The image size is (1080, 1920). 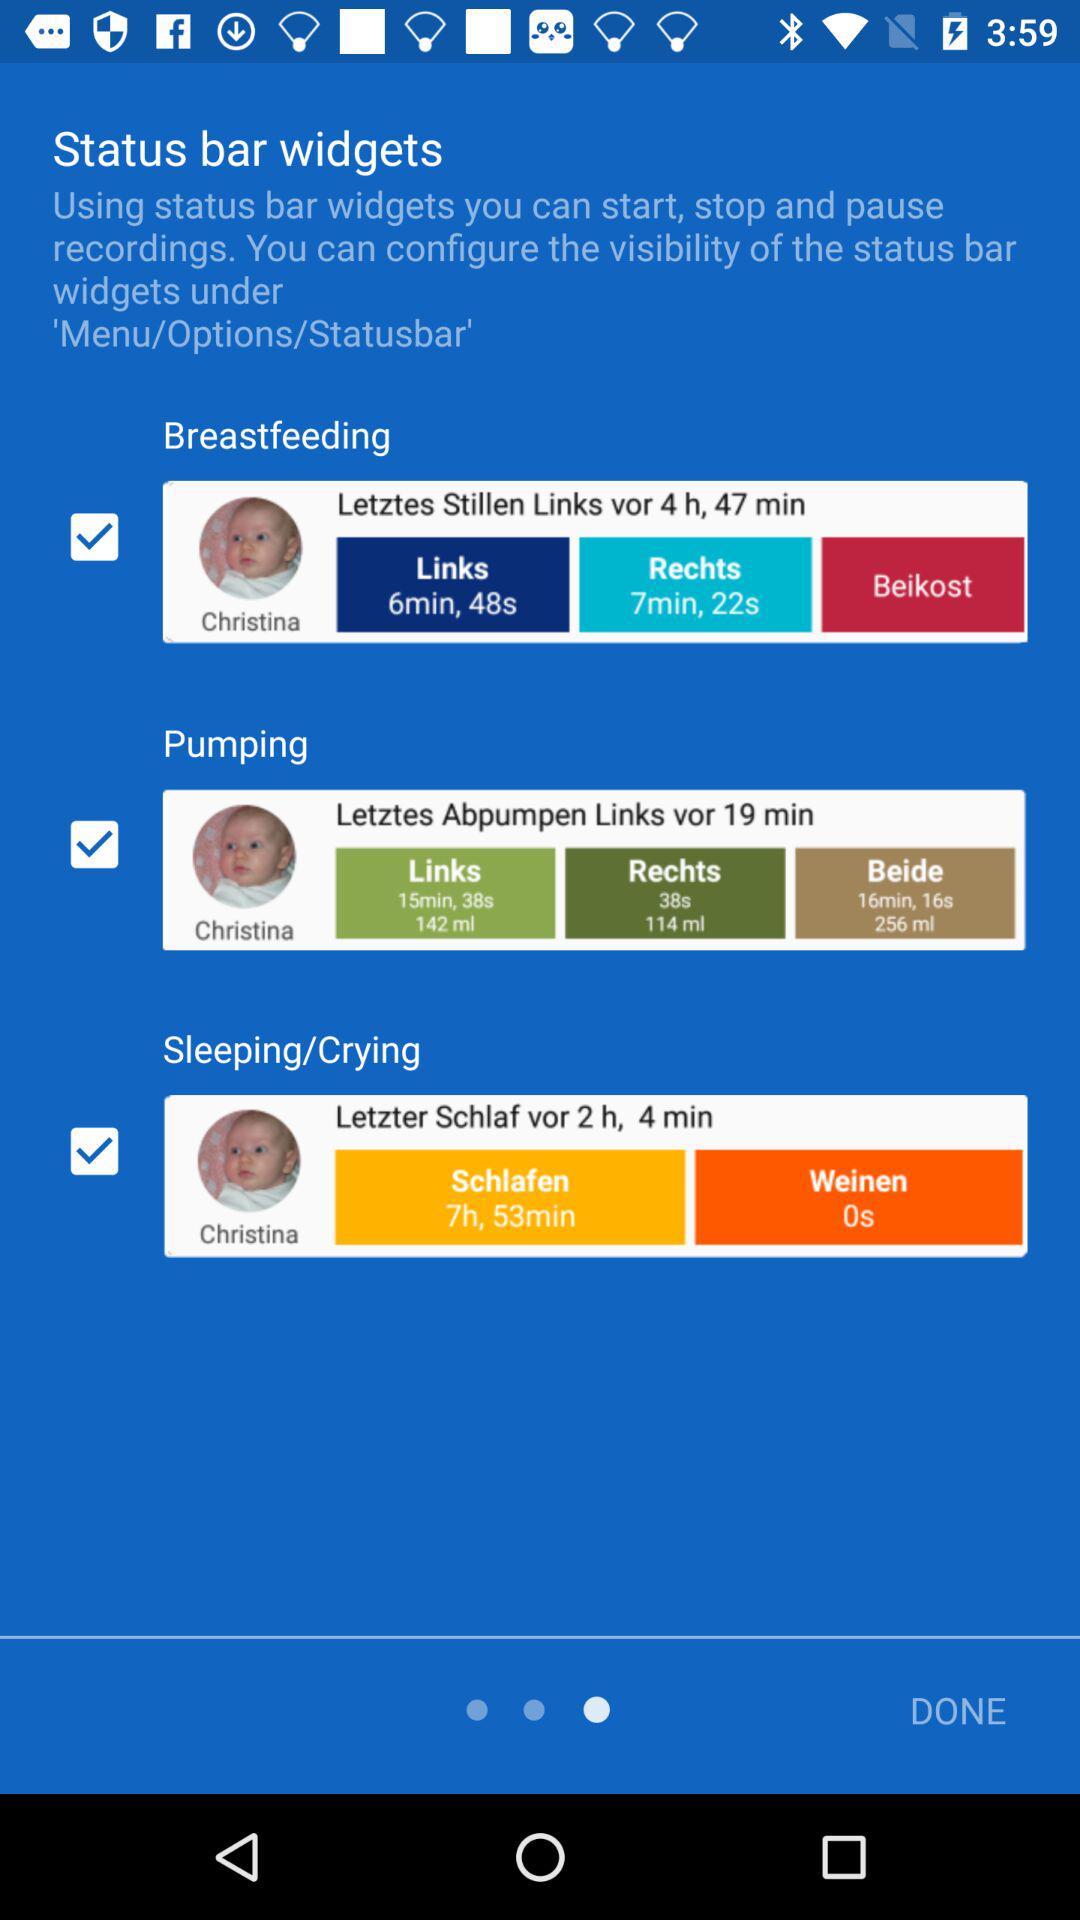 What do you see at coordinates (943, 1708) in the screenshot?
I see `done icon` at bounding box center [943, 1708].